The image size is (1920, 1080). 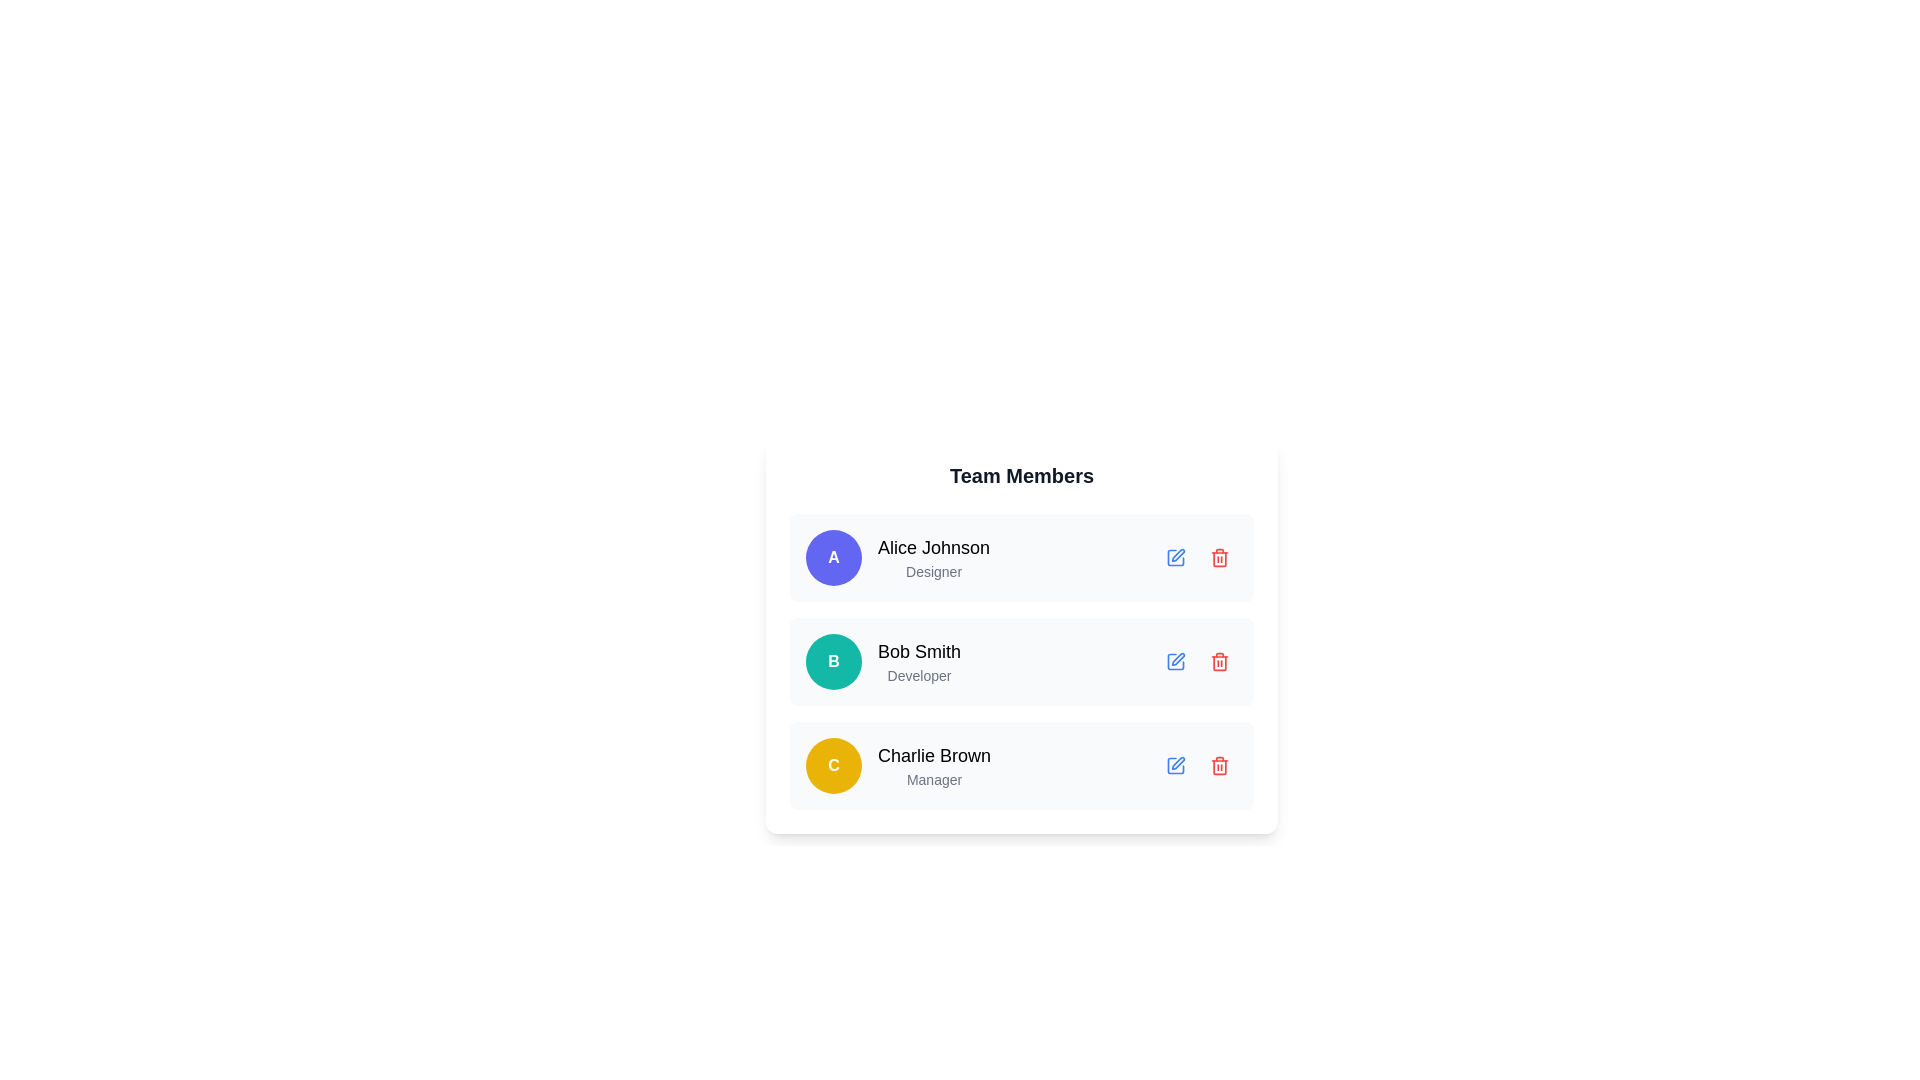 I want to click on name 'Alice Johnson' displayed in bold within the first entry of the 'Team Members' list, located above the text 'Designer' and slightly right of the circular icon with the letter 'A', so click(x=933, y=547).